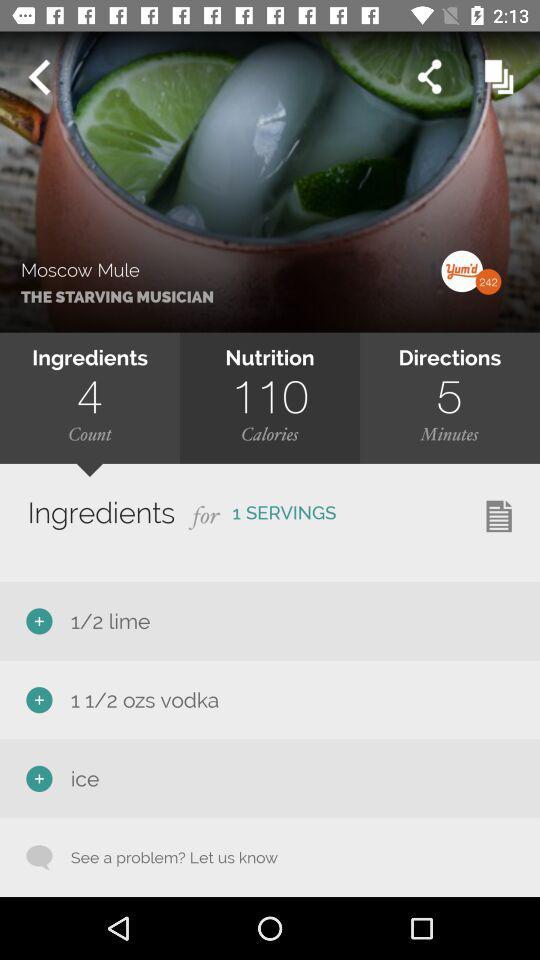 The image size is (540, 960). I want to click on go back, so click(38, 77).